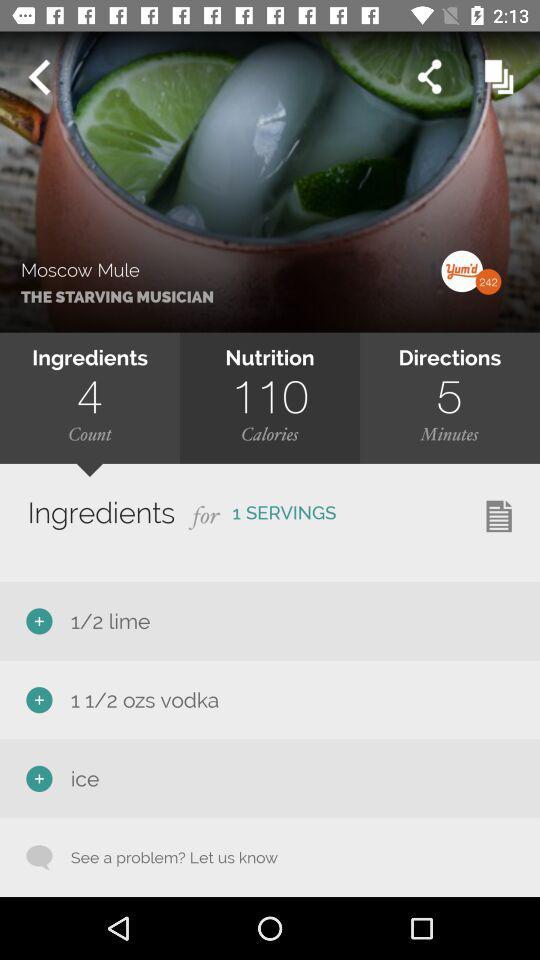 The image size is (540, 960). I want to click on go back, so click(38, 77).